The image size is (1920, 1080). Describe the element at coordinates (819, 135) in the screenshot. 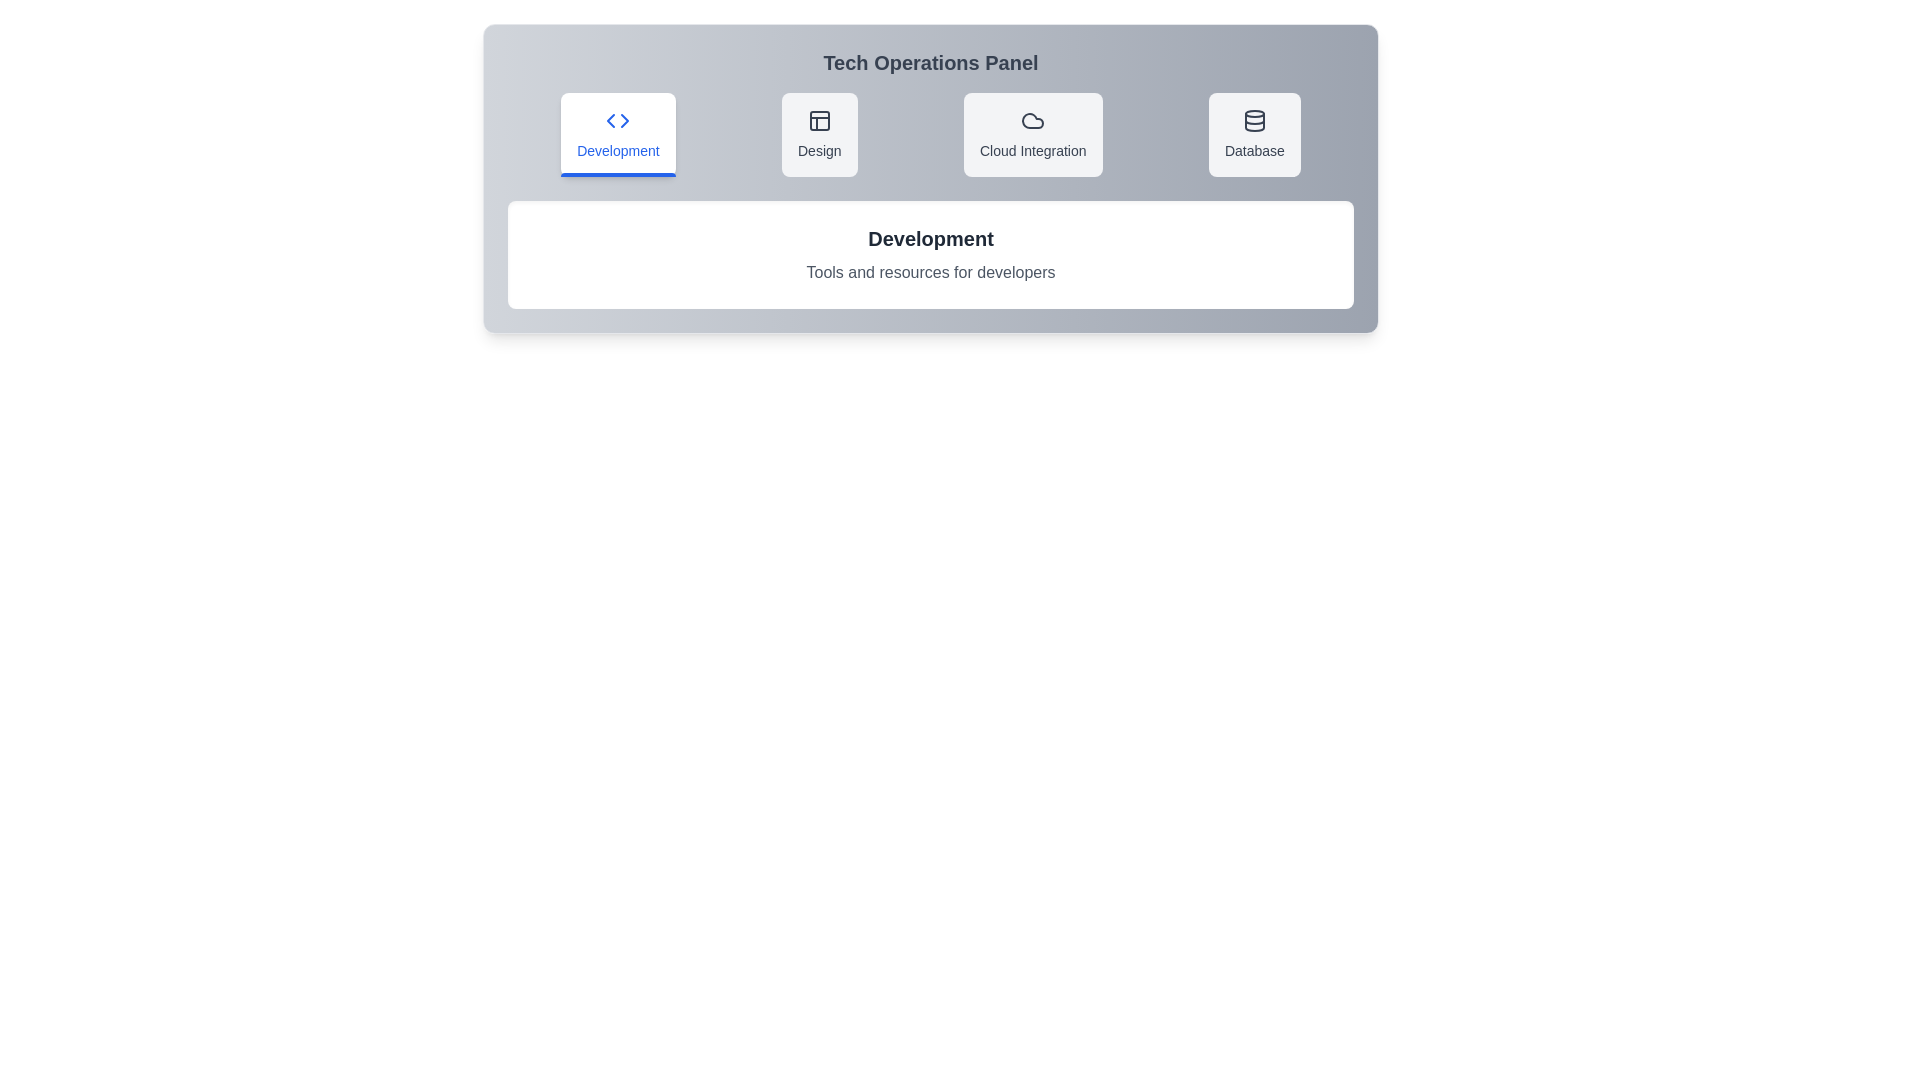

I see `the Design tab to observe its hover effect` at that location.